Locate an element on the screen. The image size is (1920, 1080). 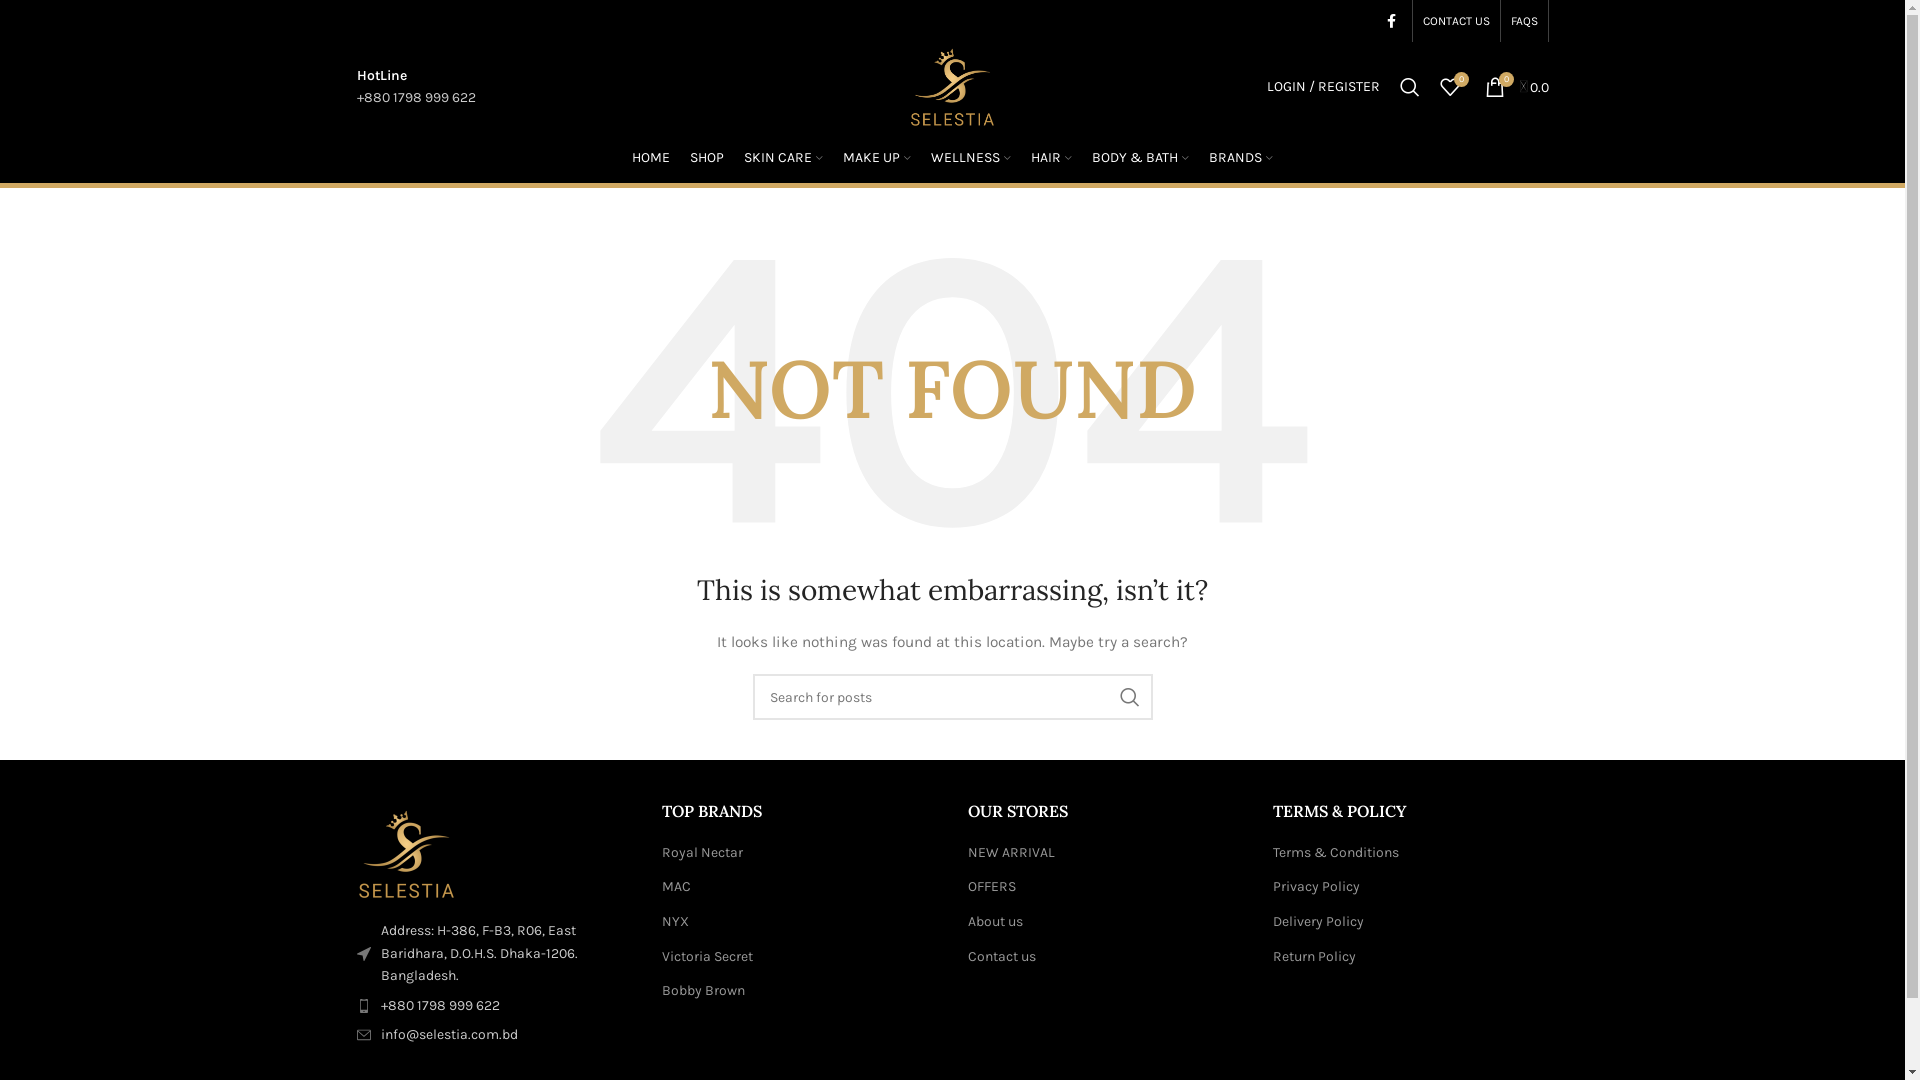
'HOME' is located at coordinates (631, 157).